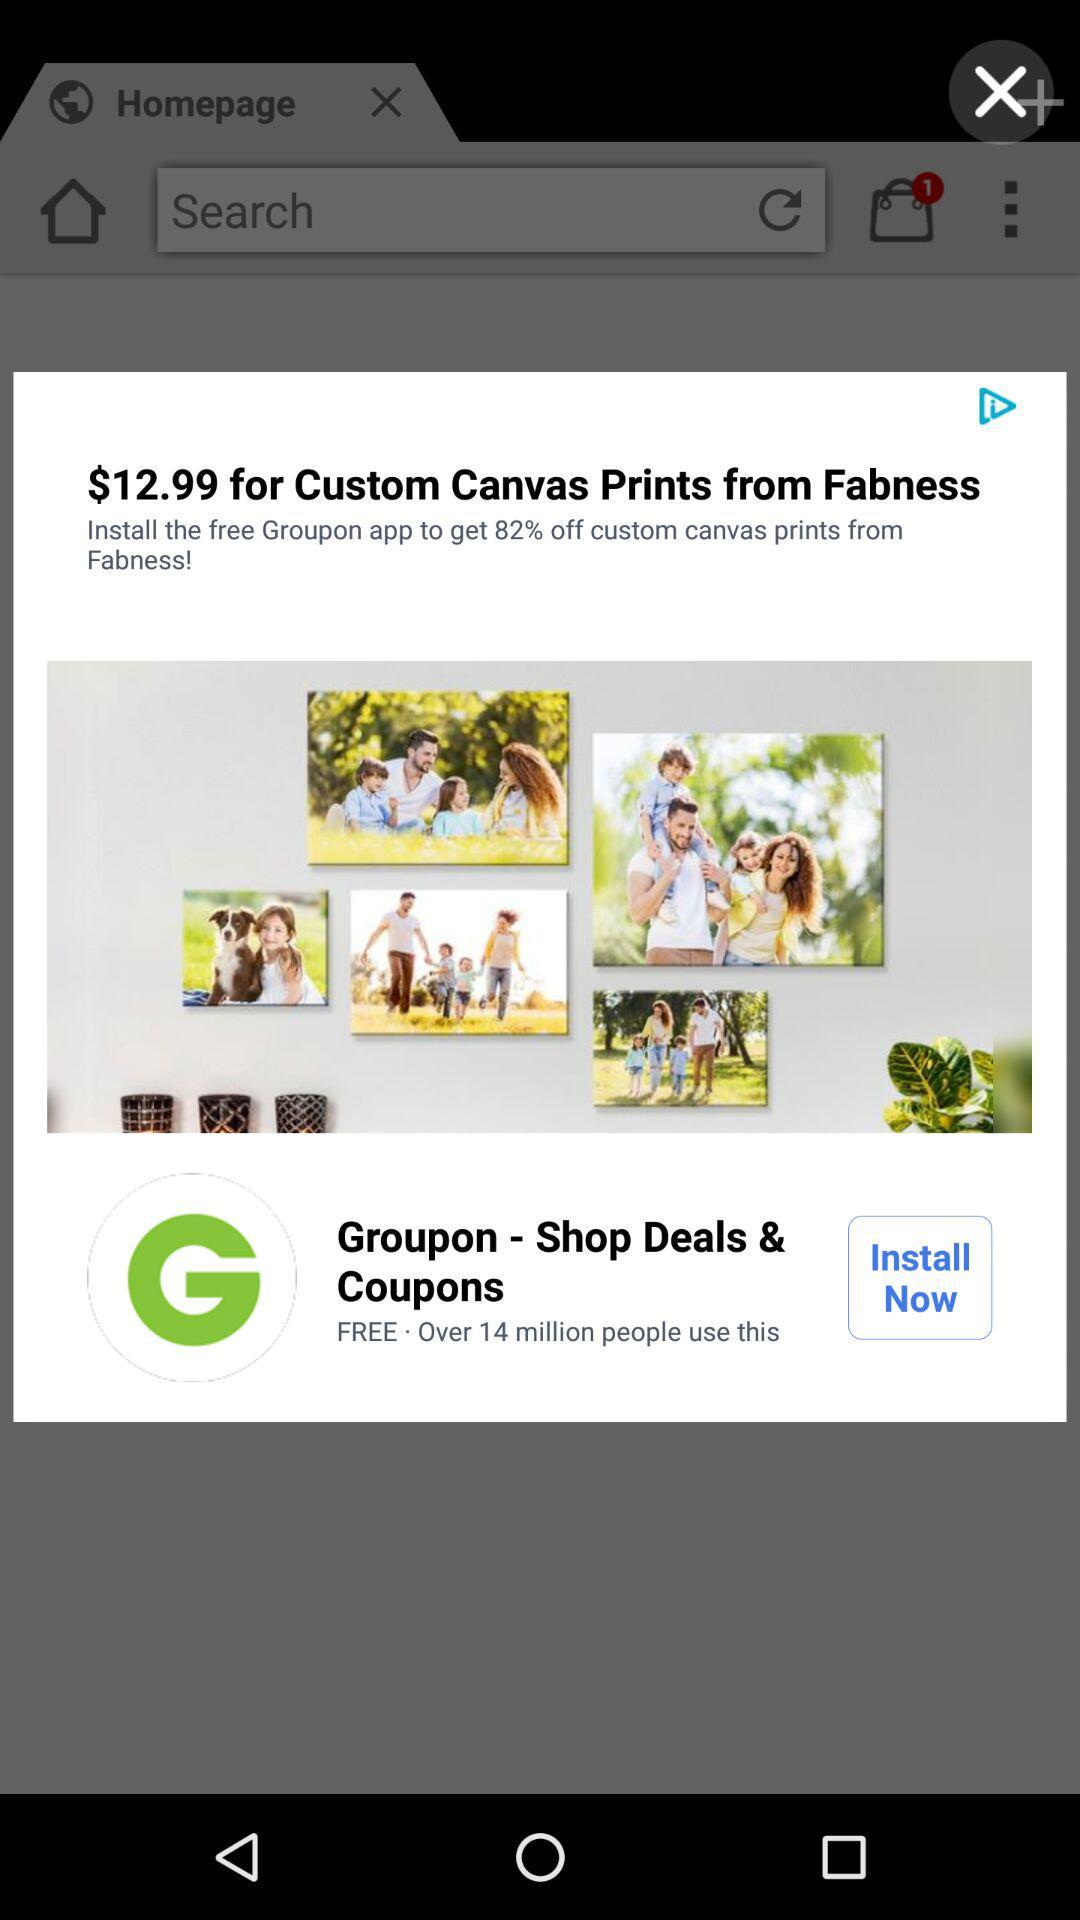 This screenshot has height=1920, width=1080. Describe the element at coordinates (920, 1276) in the screenshot. I see `icon next to groupon shop deals item` at that location.